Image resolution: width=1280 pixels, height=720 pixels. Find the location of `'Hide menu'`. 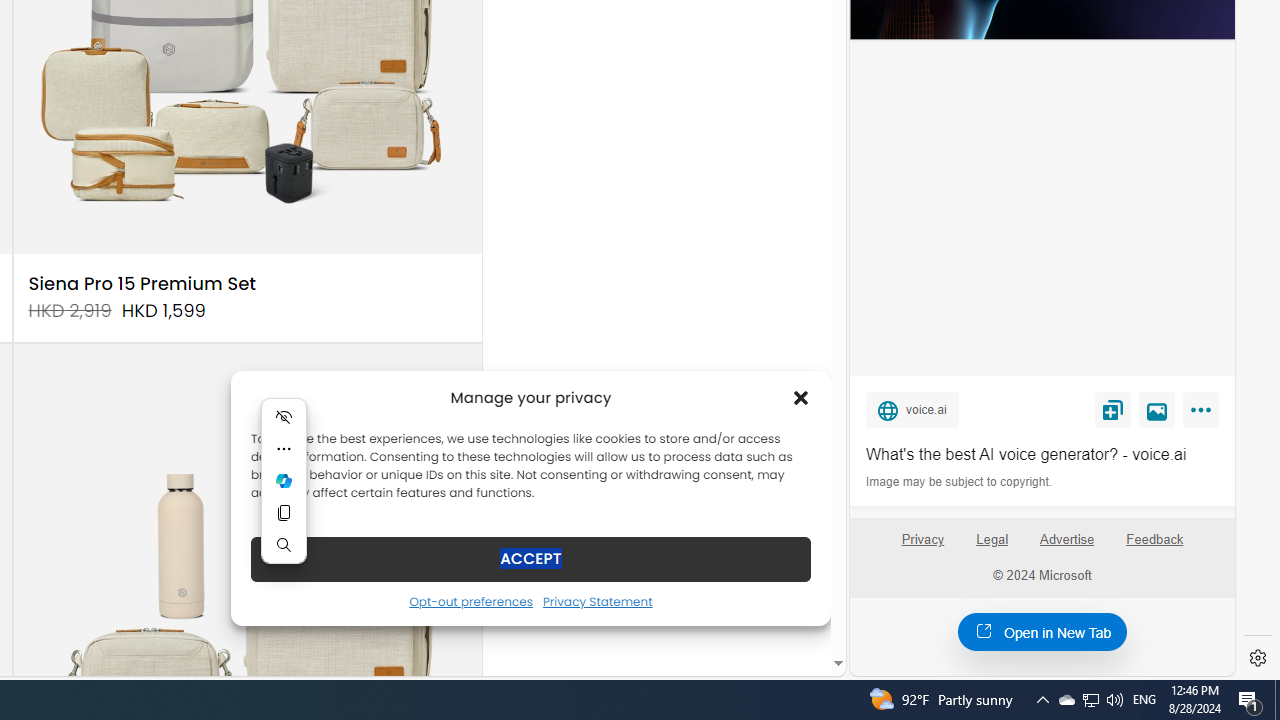

'Hide menu' is located at coordinates (283, 415).